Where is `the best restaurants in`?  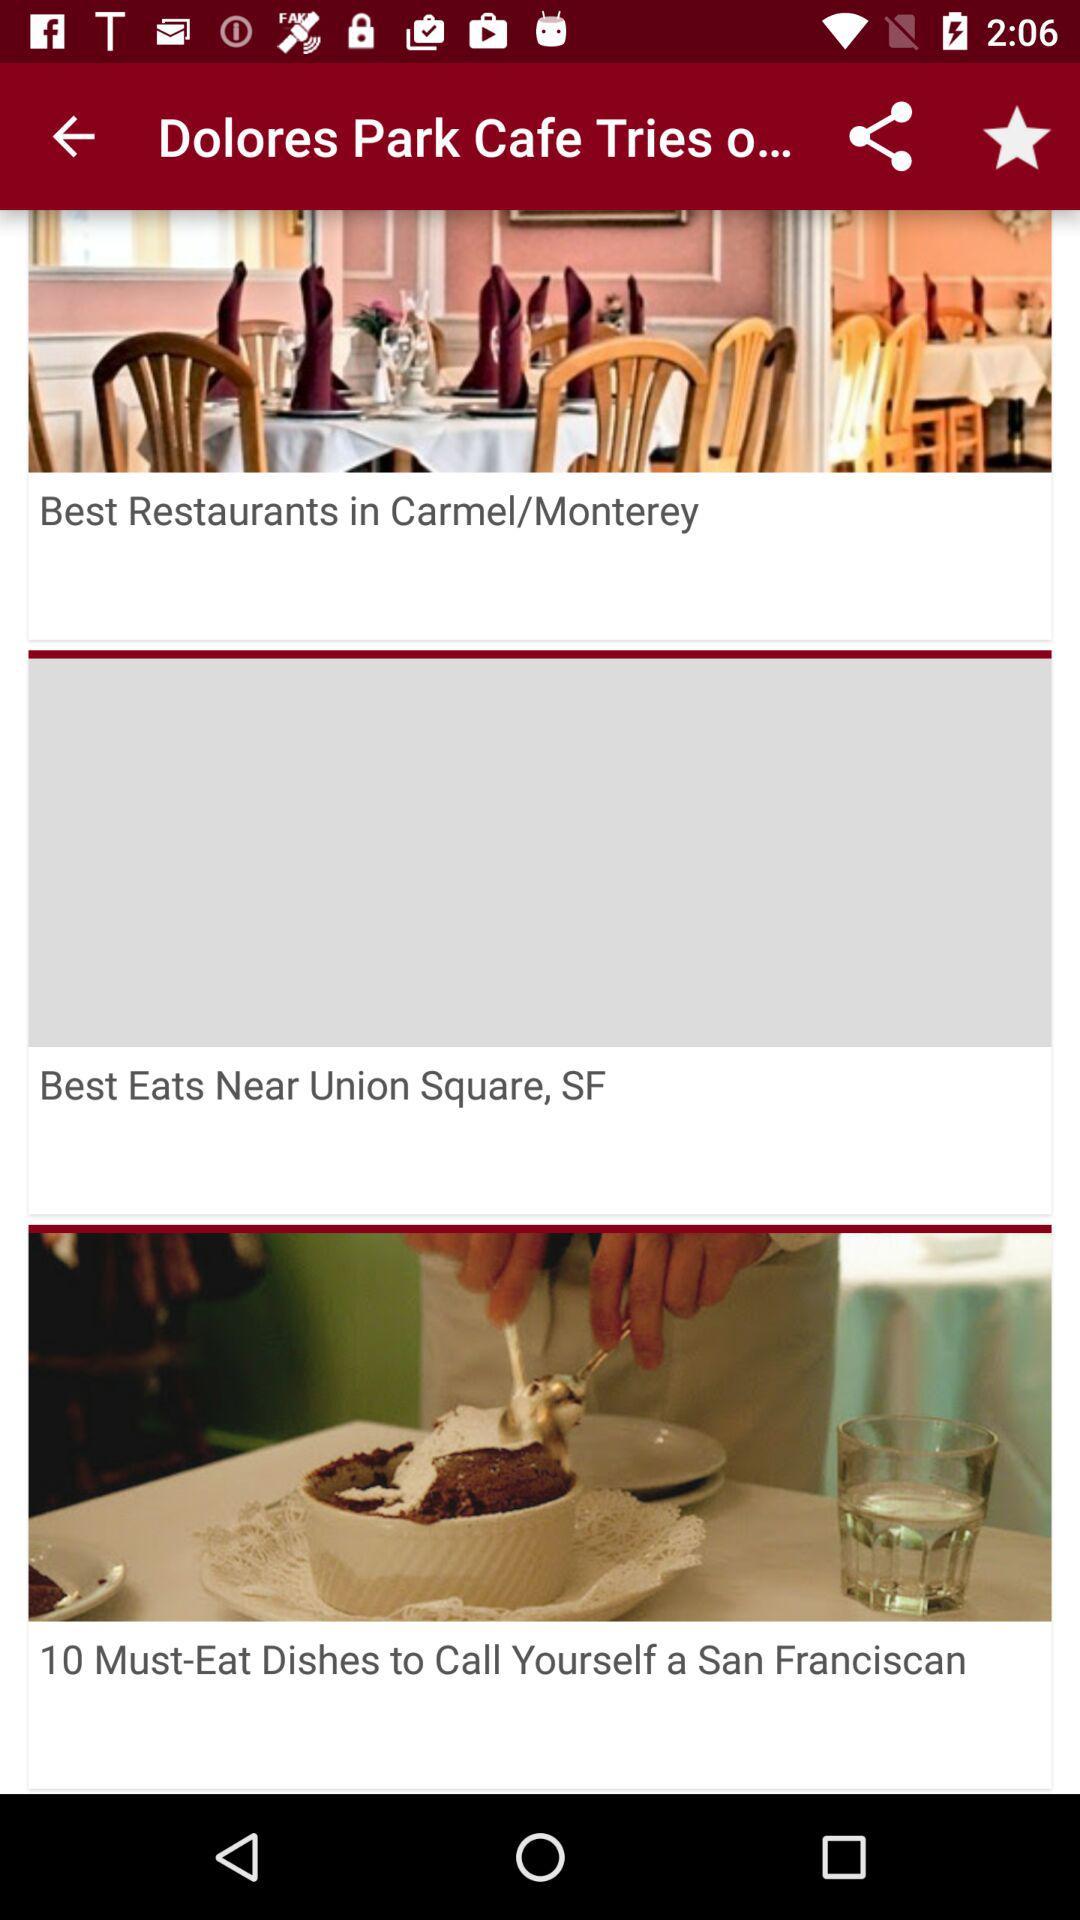
the best restaurants in is located at coordinates (540, 556).